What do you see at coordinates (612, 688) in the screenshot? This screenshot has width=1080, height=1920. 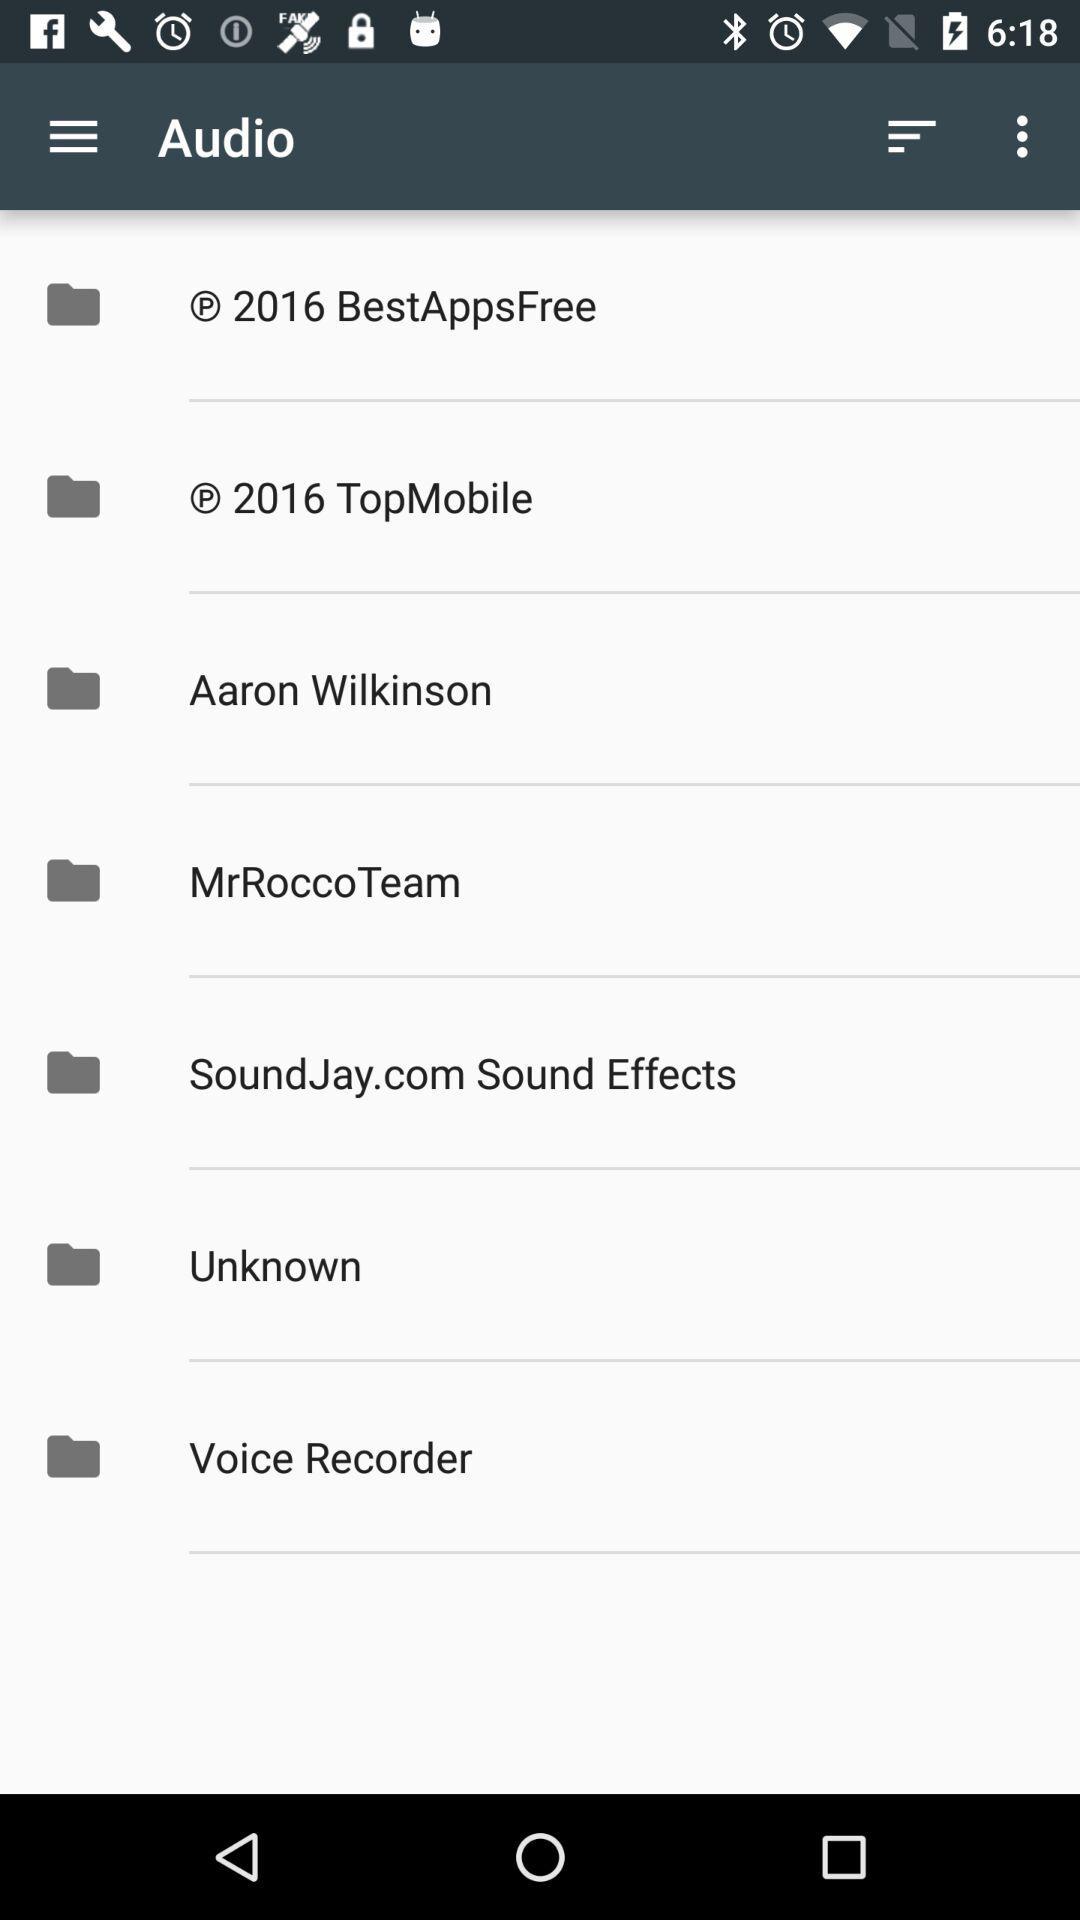 I see `icon above the mrroccoteam app` at bounding box center [612, 688].